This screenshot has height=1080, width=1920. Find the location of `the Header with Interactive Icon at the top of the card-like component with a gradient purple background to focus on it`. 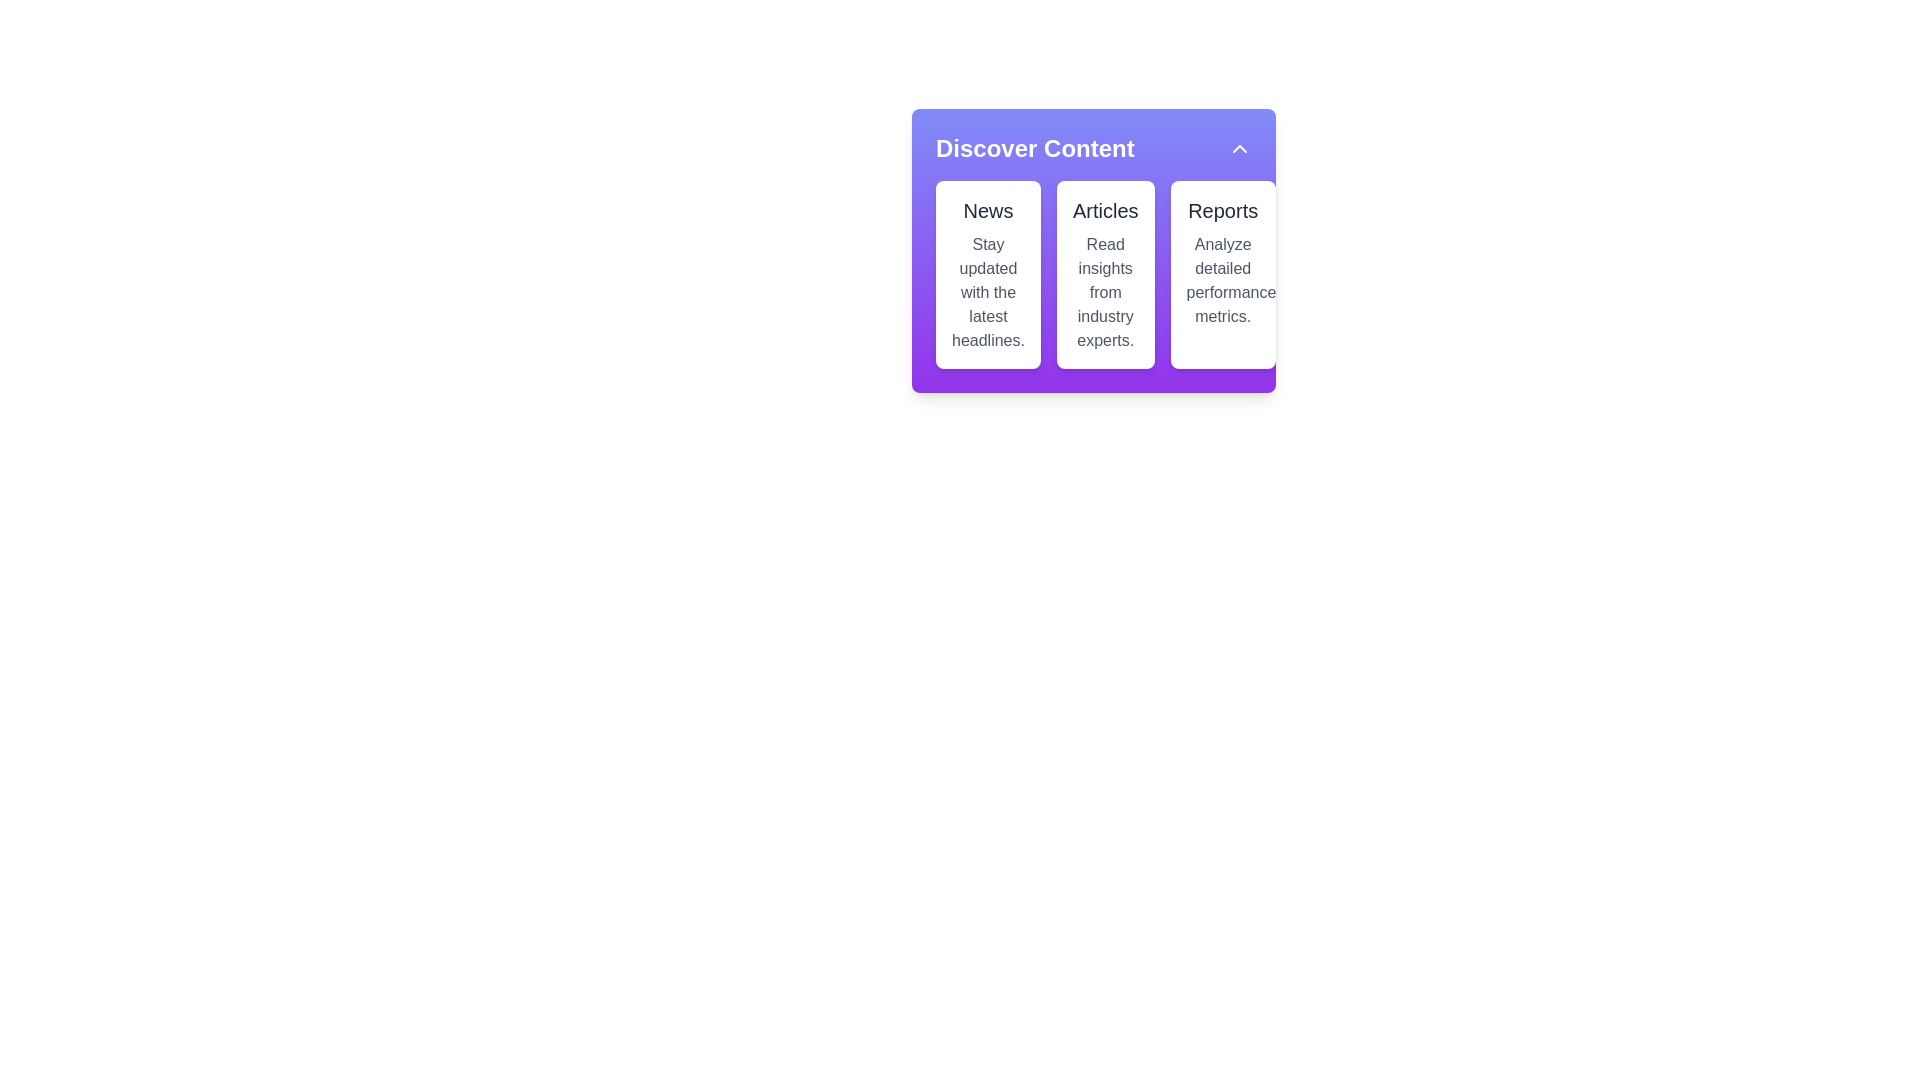

the Header with Interactive Icon at the top of the card-like component with a gradient purple background to focus on it is located at coordinates (1093, 148).